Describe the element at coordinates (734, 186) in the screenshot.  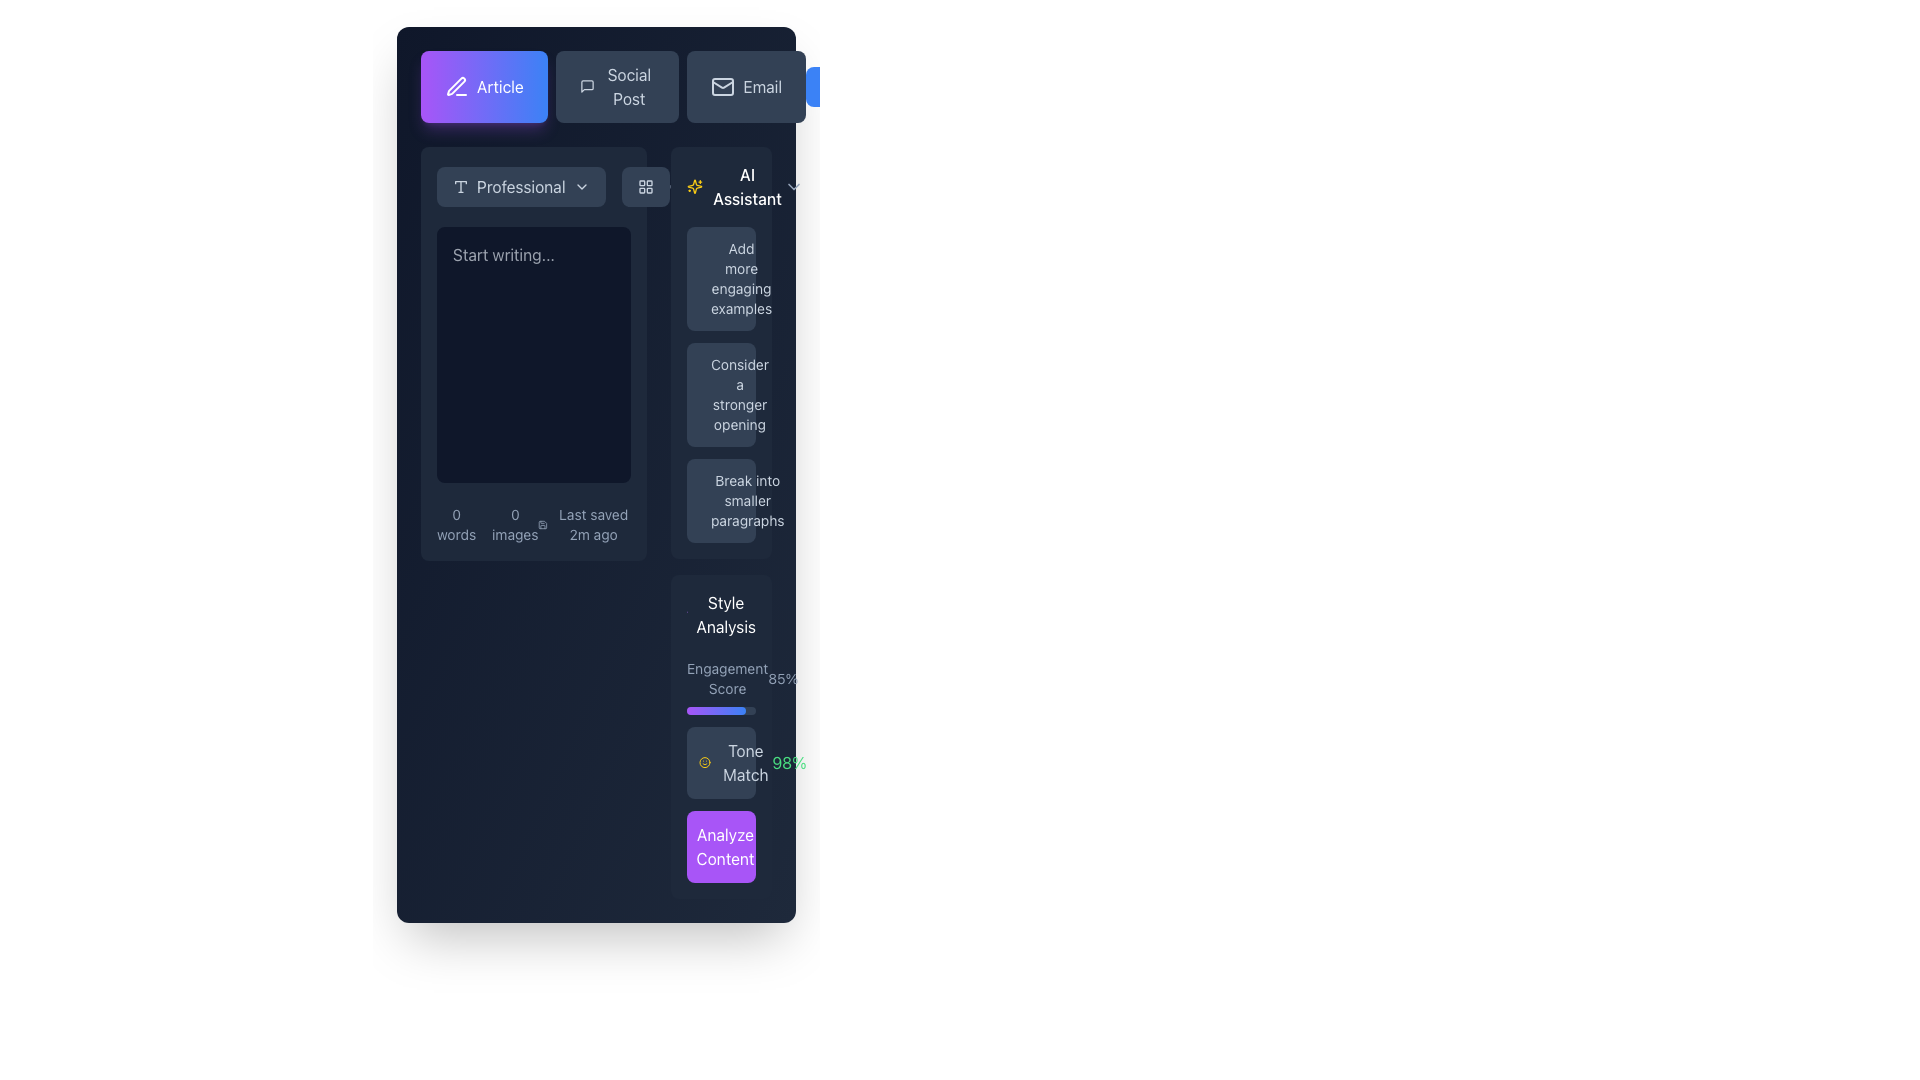
I see `the Text Label with Icon located in the top-right section of the interface, just below the header with buttons like 'Article,' 'Social Post,' and 'Email.'` at that location.